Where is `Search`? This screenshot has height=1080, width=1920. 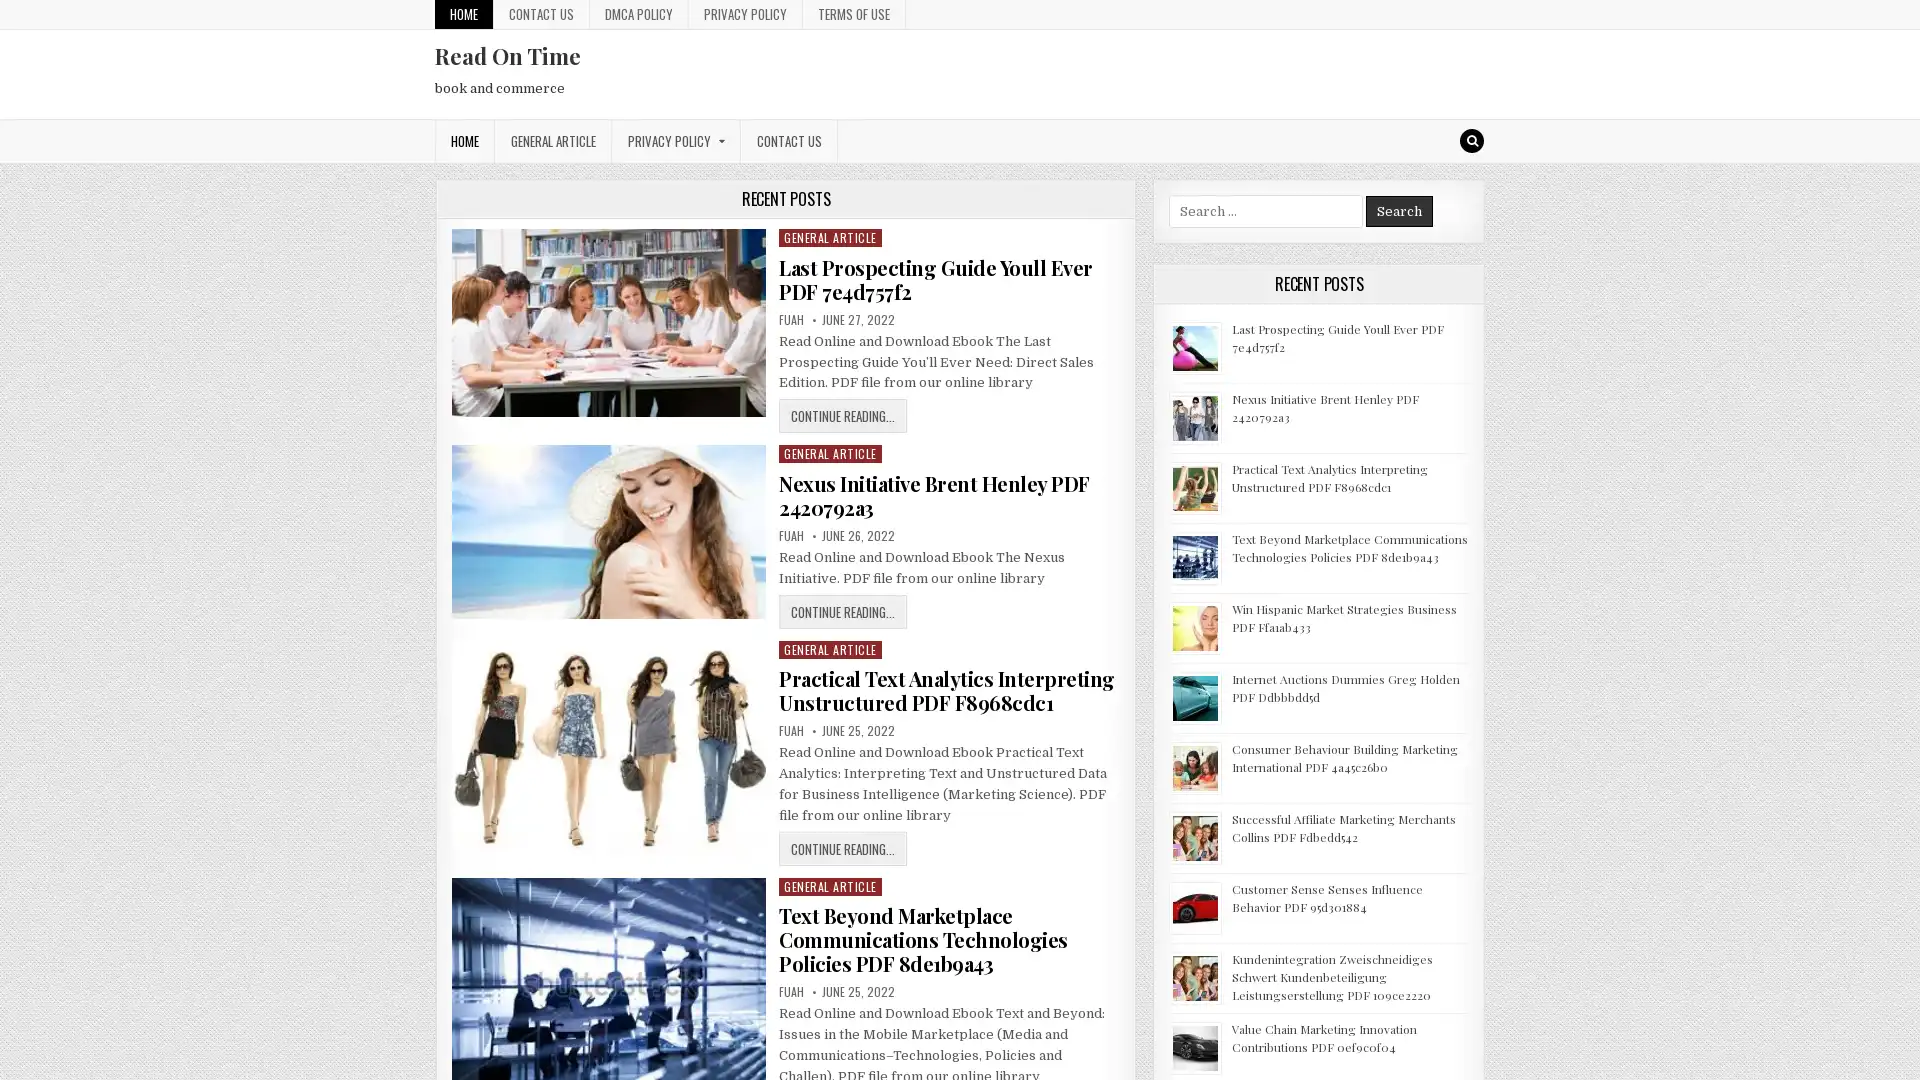
Search is located at coordinates (1398, 211).